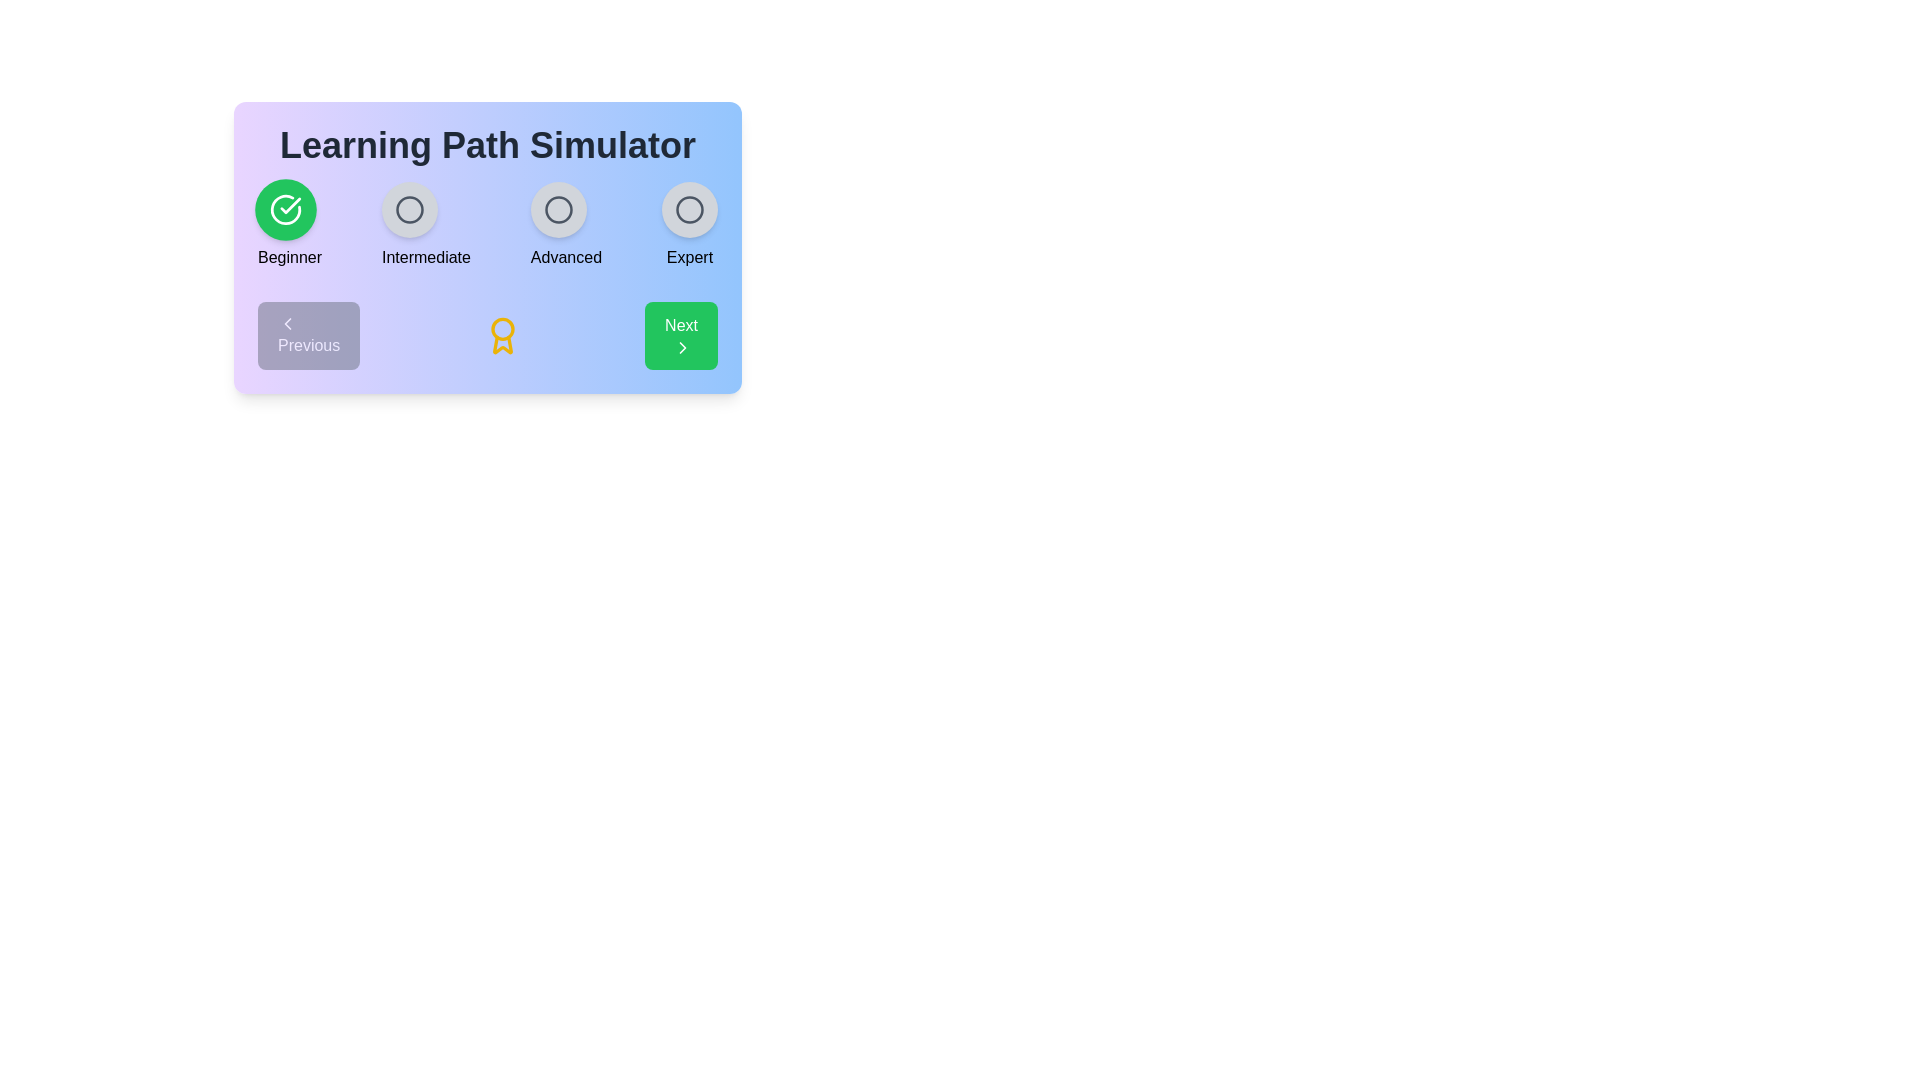  I want to click on the green circular checkmark icon associated with the 'Beginner' tab, so click(289, 205).